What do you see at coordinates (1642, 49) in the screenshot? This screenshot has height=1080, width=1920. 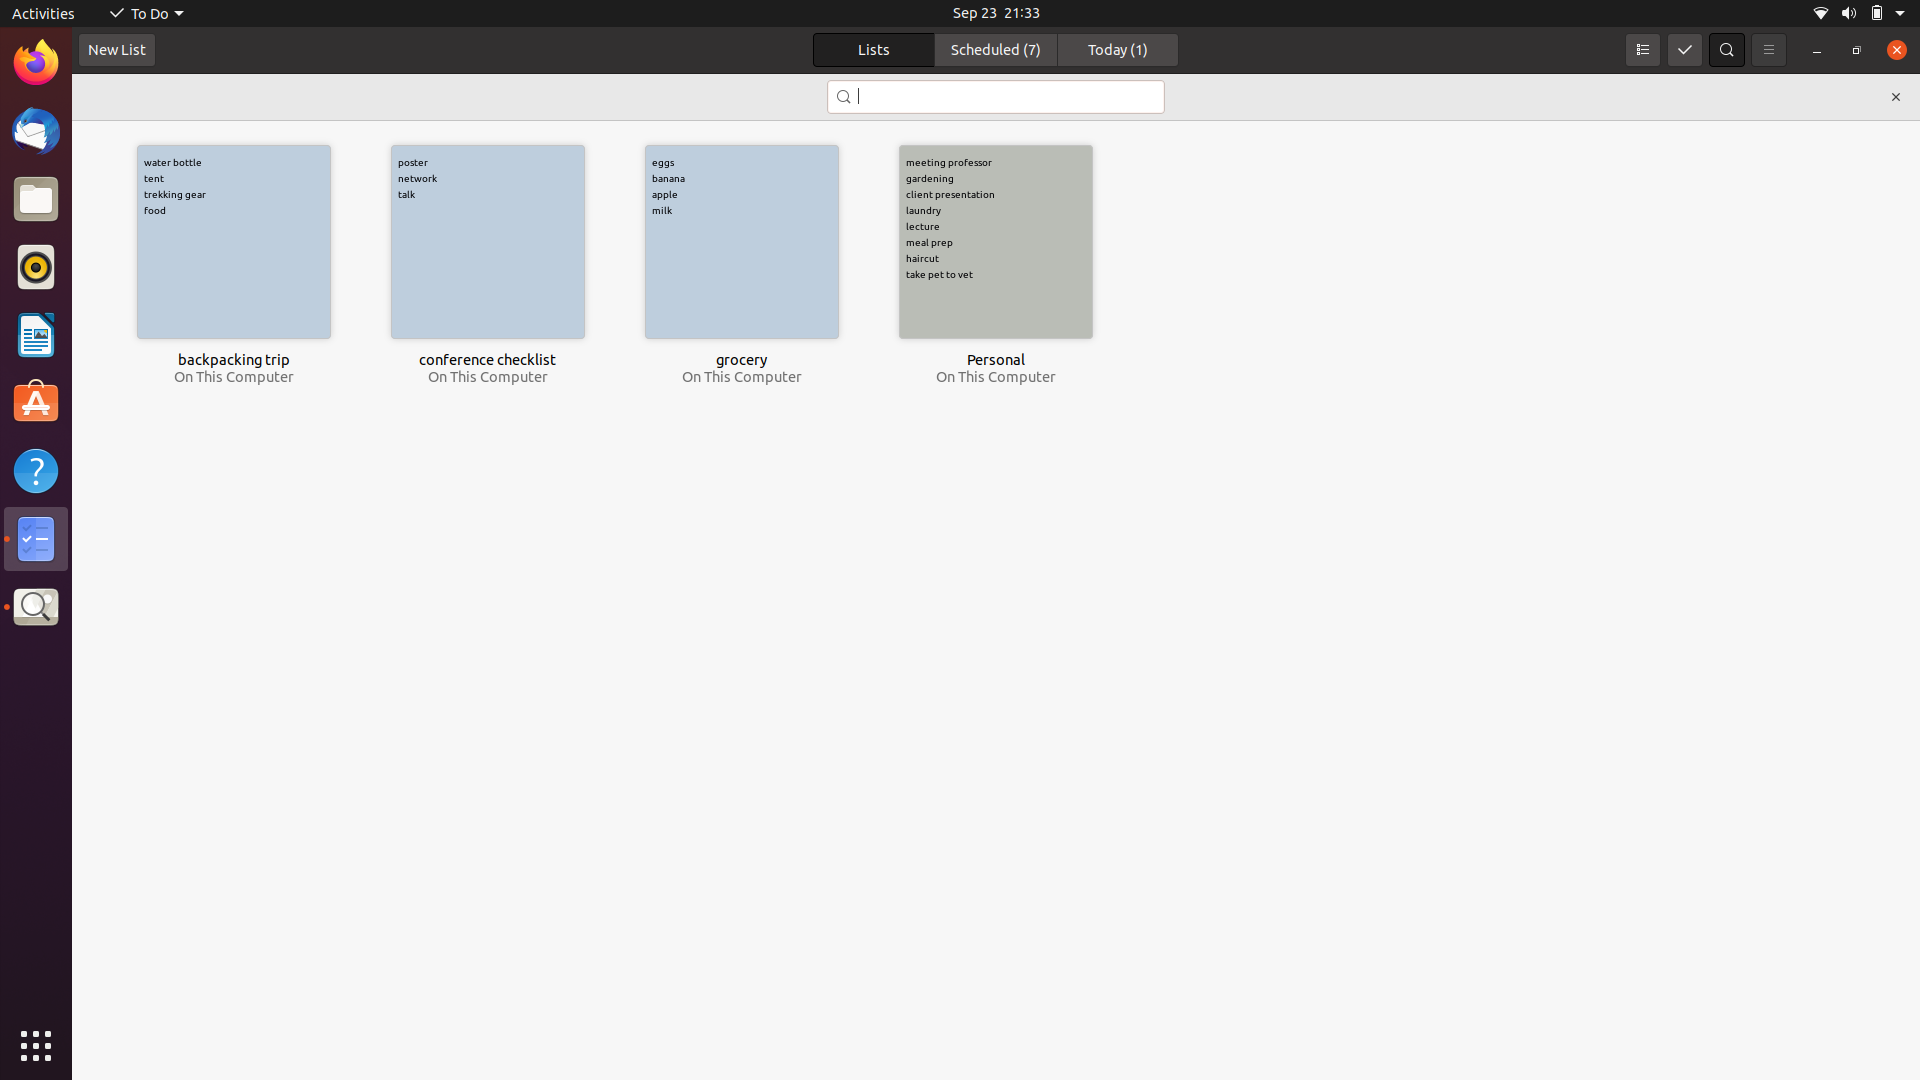 I see `Change to list format` at bounding box center [1642, 49].